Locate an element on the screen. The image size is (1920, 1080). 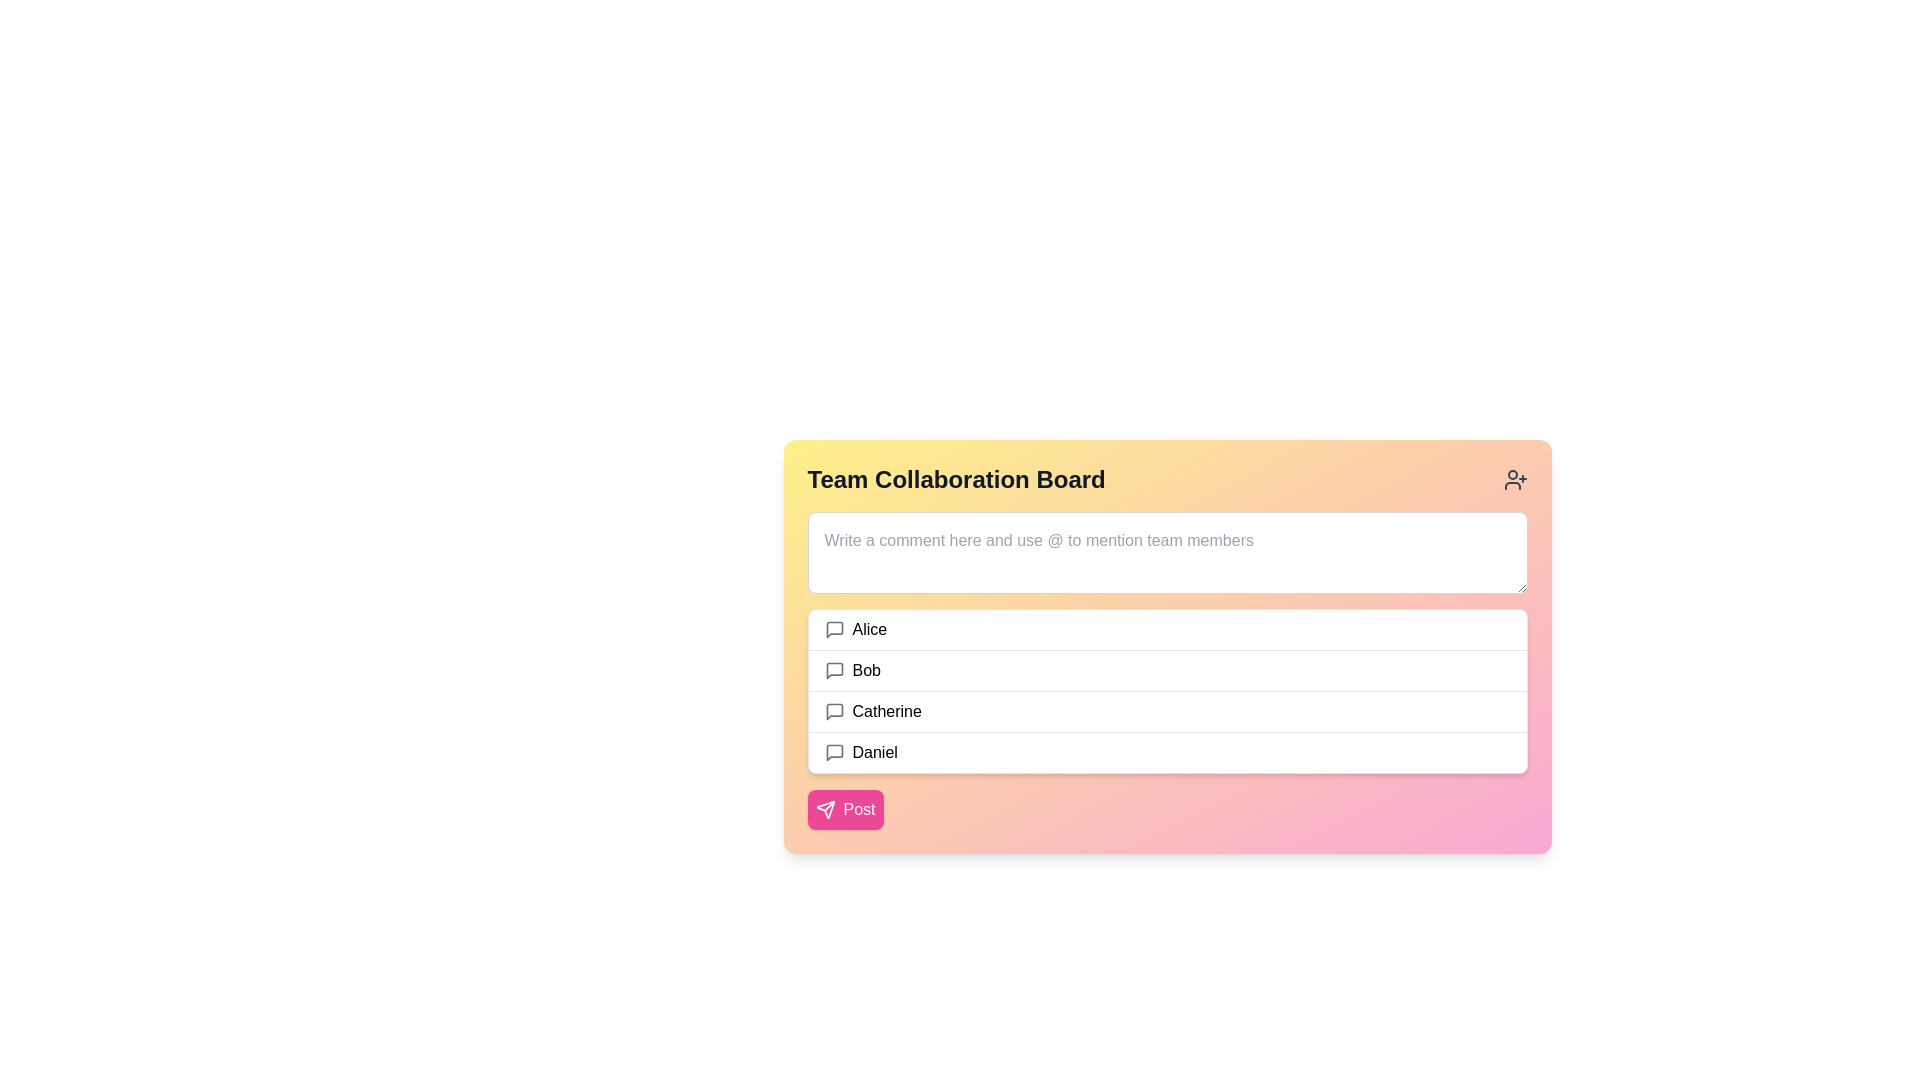
the chat bubble icon adjacent to the name 'Catherine' by moving the mouse pointer to its center is located at coordinates (834, 711).